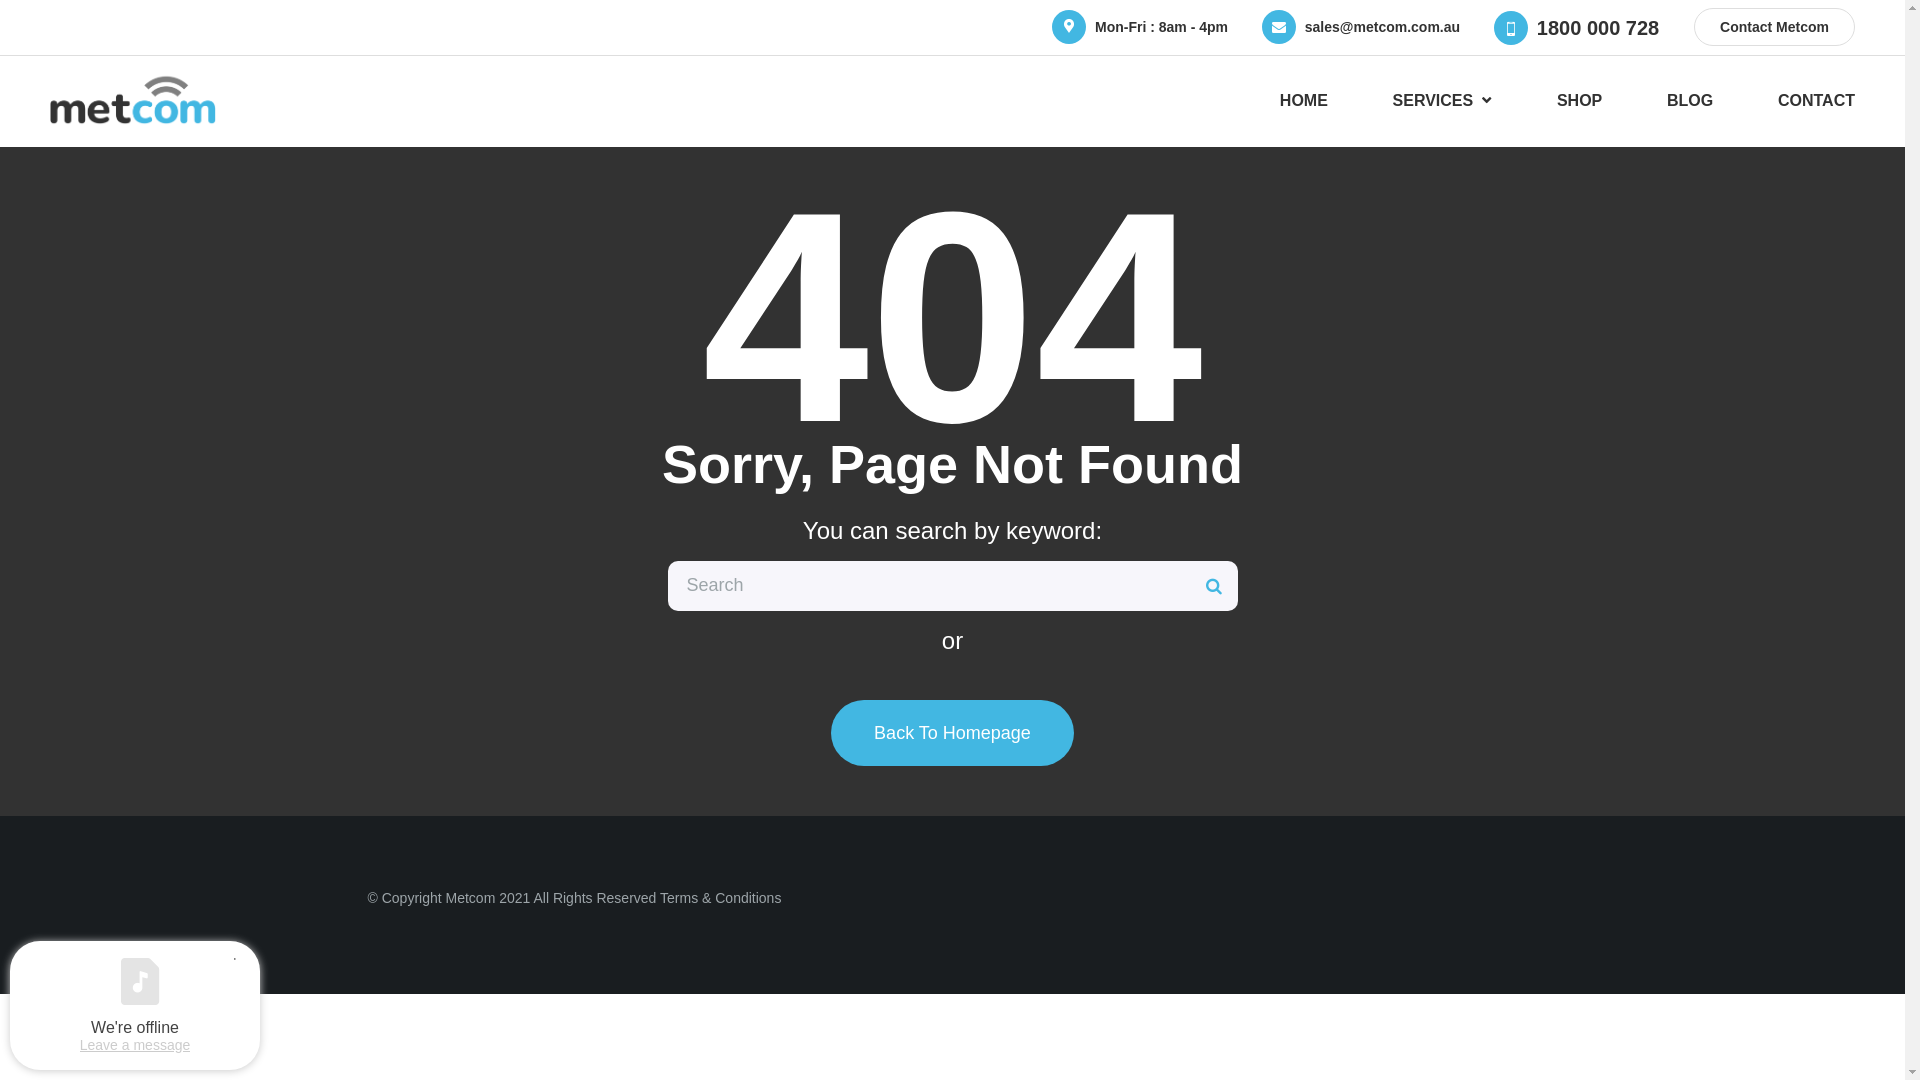 This screenshot has width=1920, height=1080. I want to click on 'sales@metcom.com.au', so click(1305, 27).